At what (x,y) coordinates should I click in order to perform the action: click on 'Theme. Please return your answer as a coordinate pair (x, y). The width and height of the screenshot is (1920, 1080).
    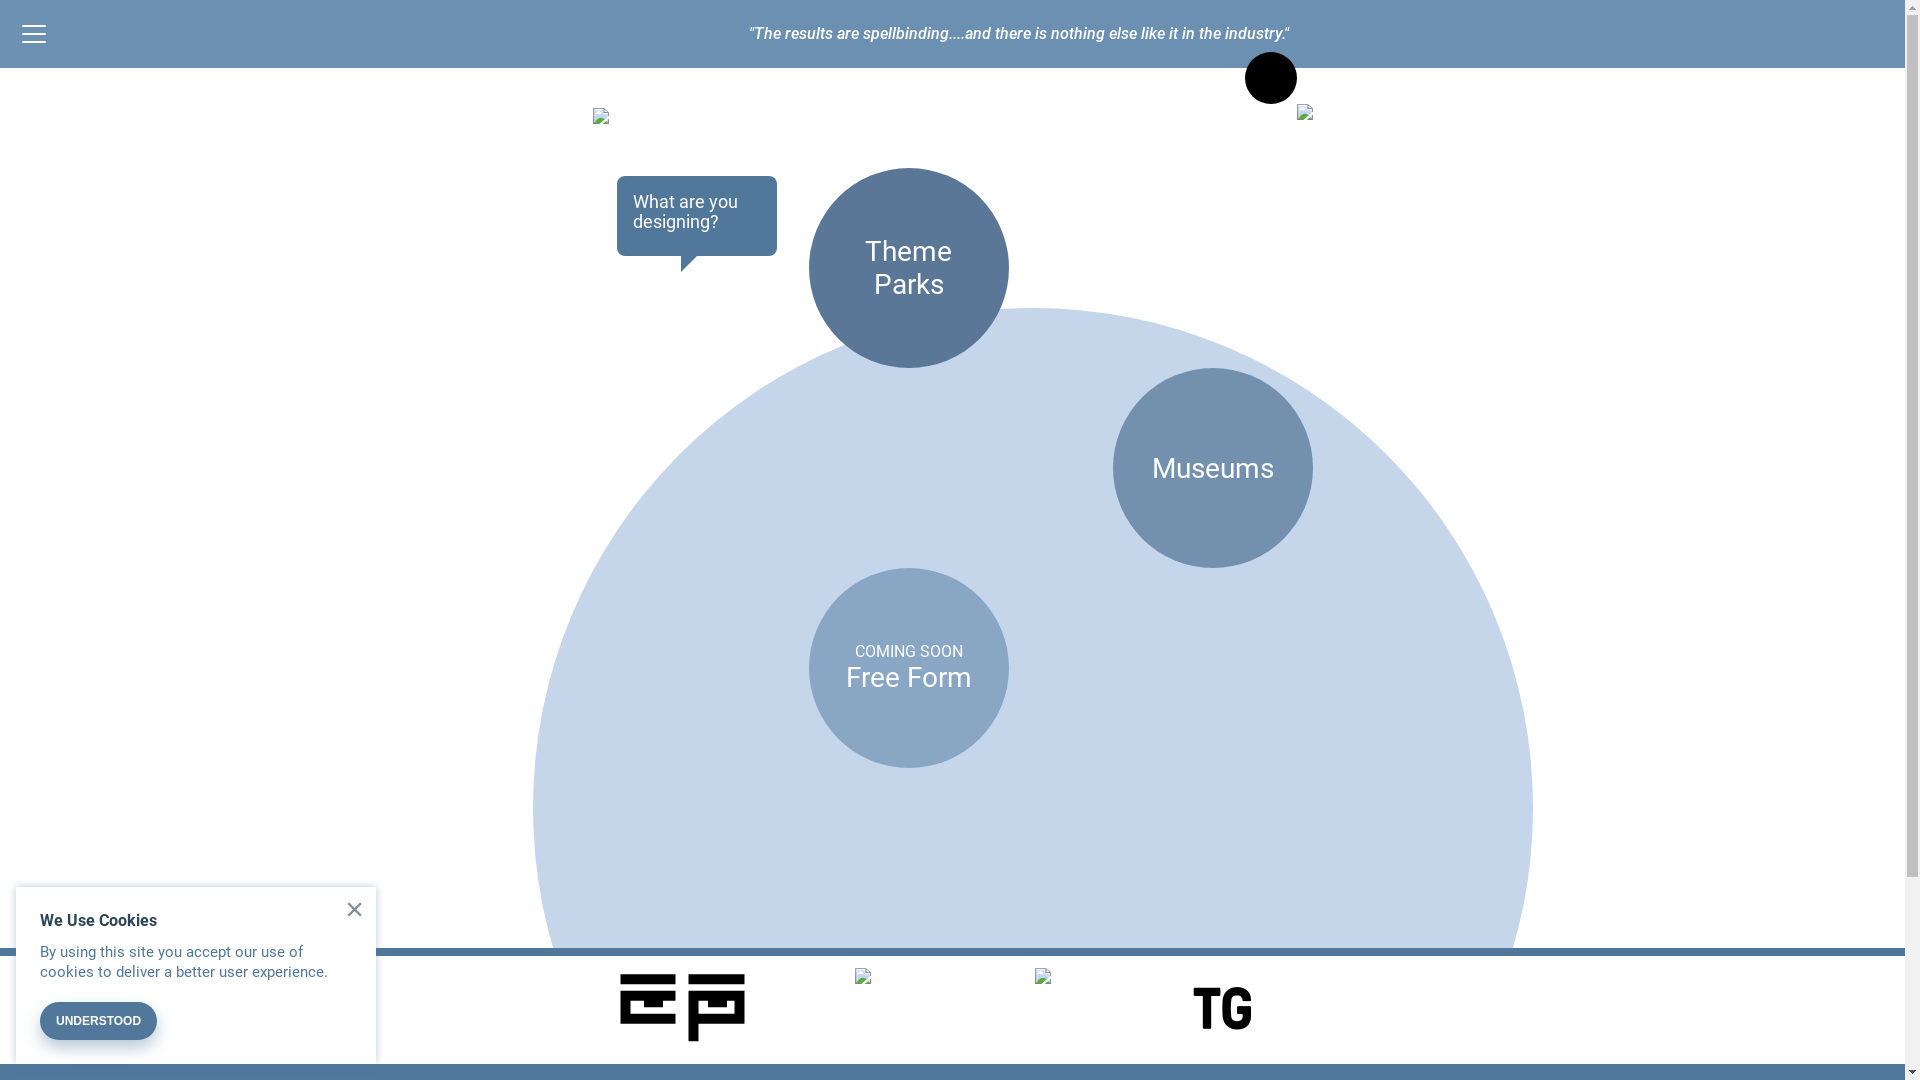
    Looking at the image, I should click on (906, 266).